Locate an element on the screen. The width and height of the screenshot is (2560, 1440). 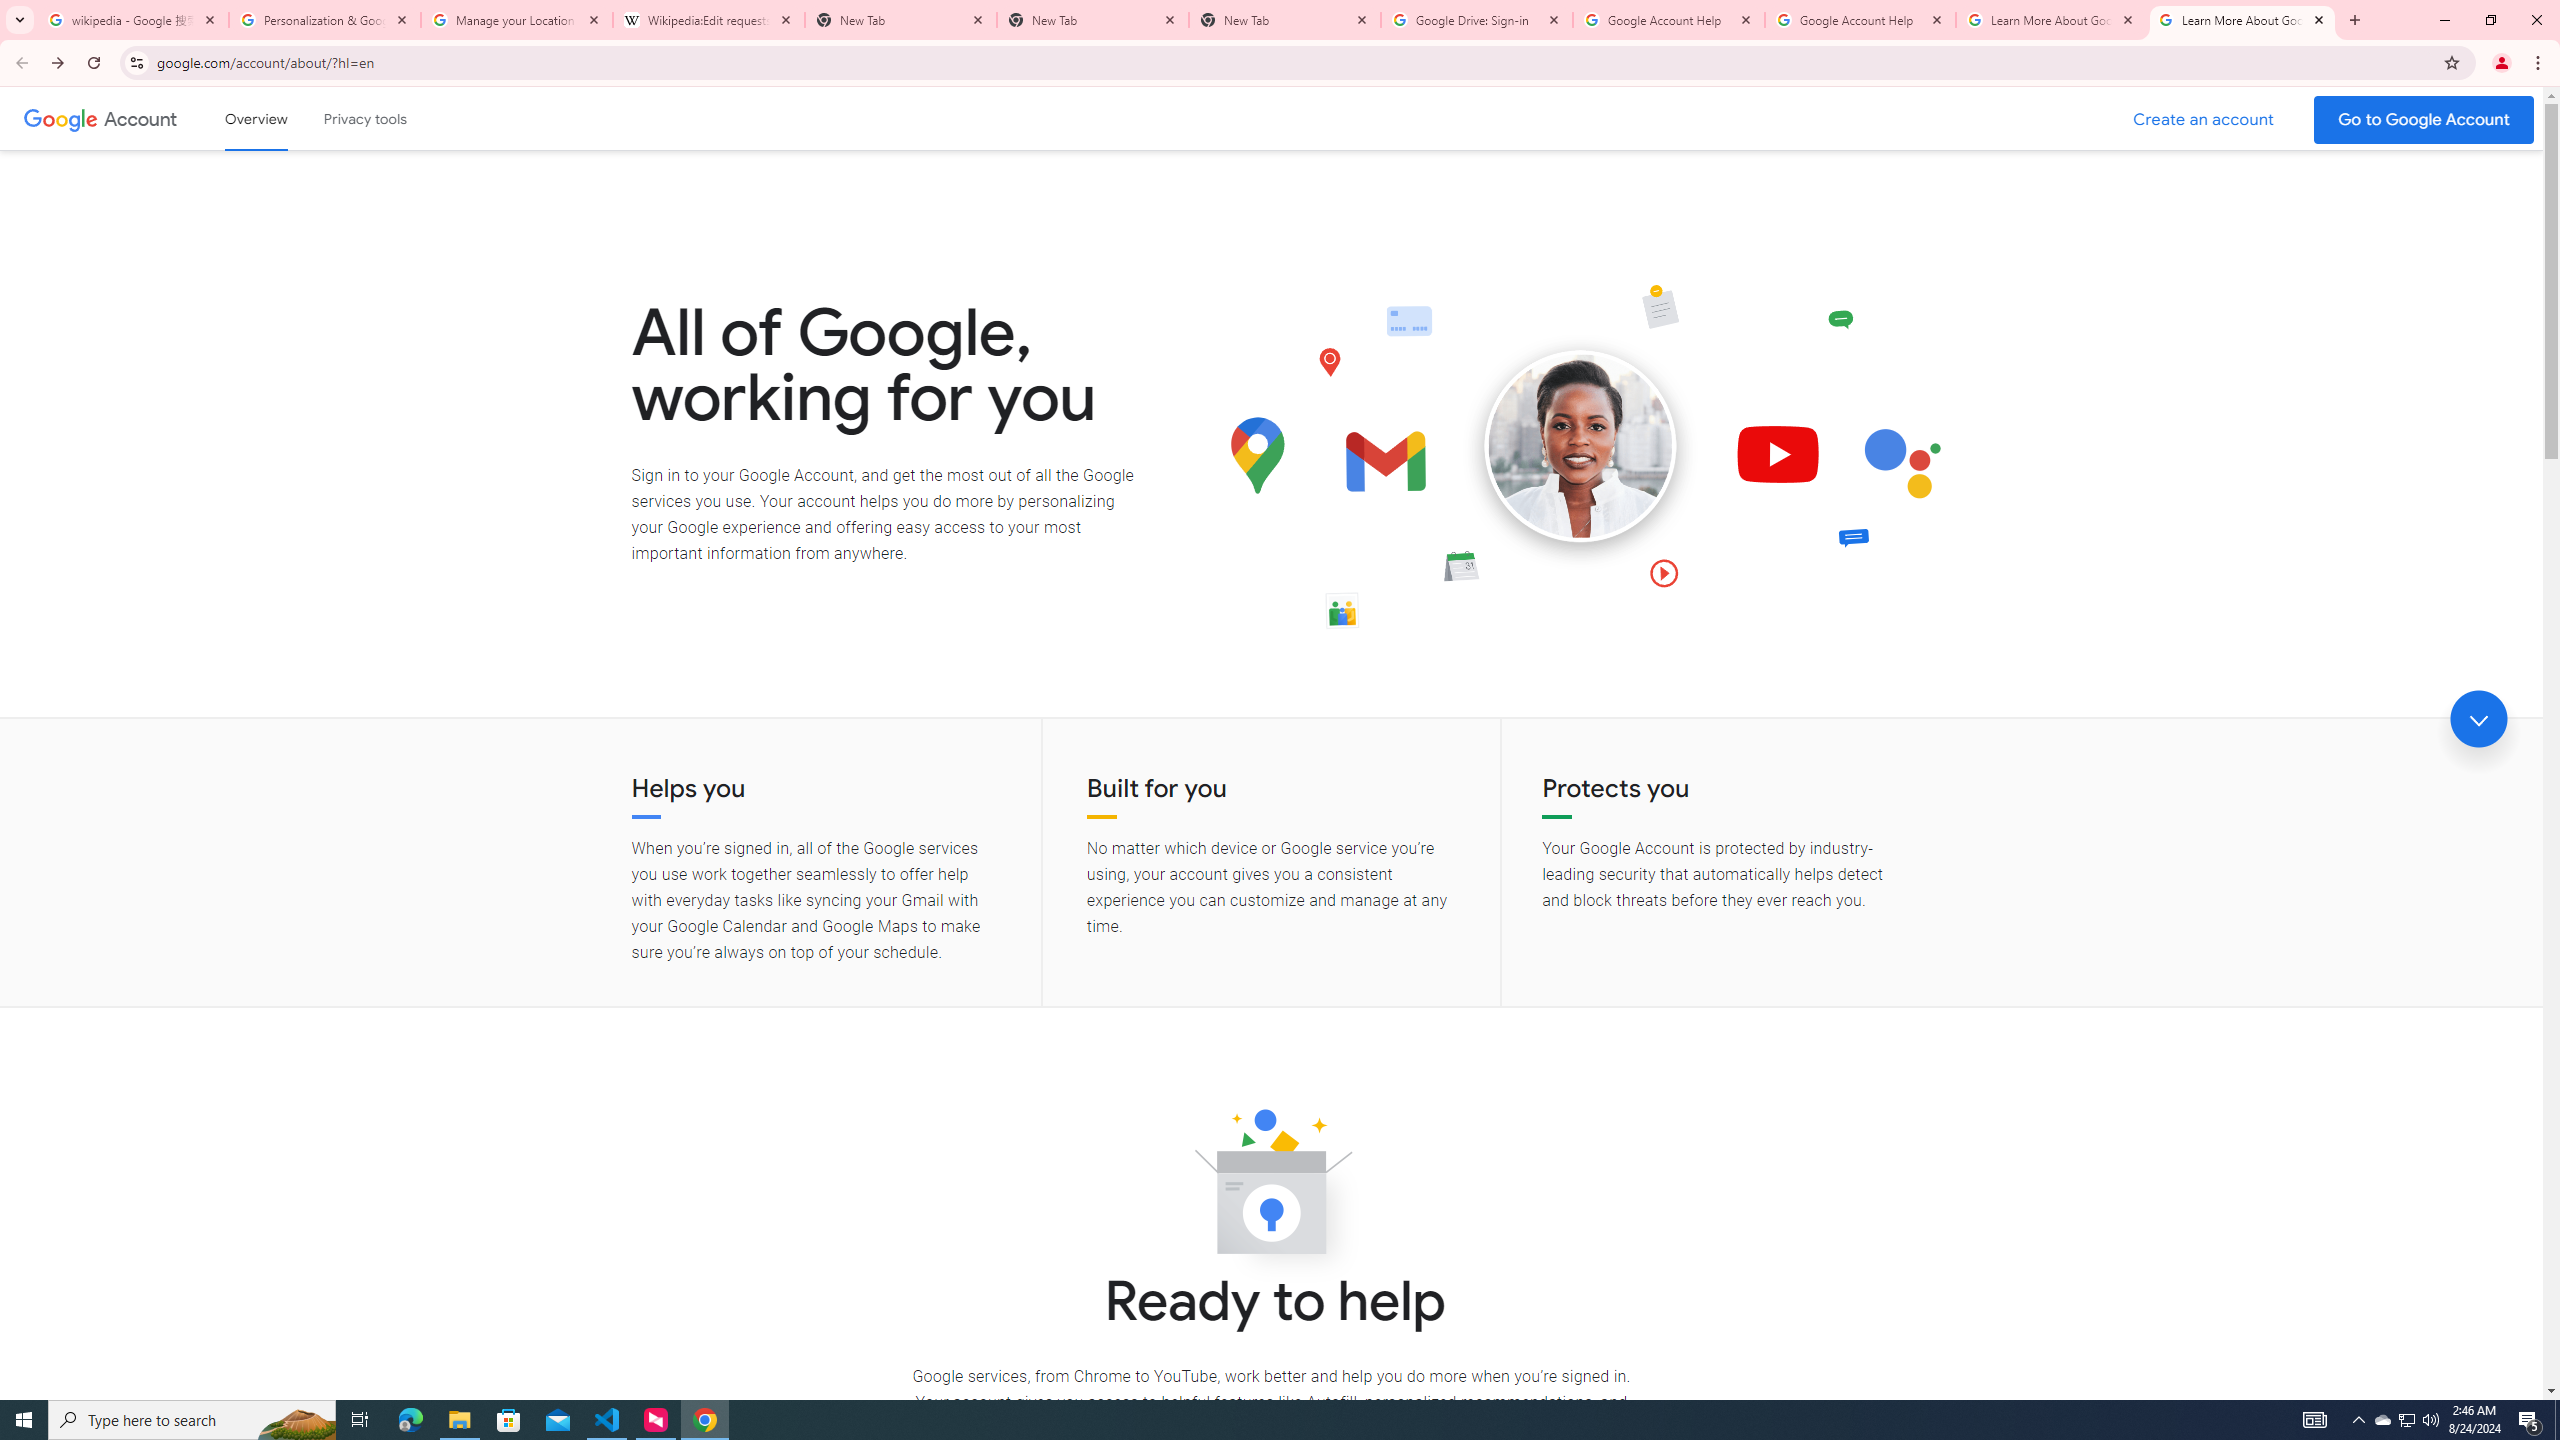
'Create a Google Account' is located at coordinates (2204, 119).